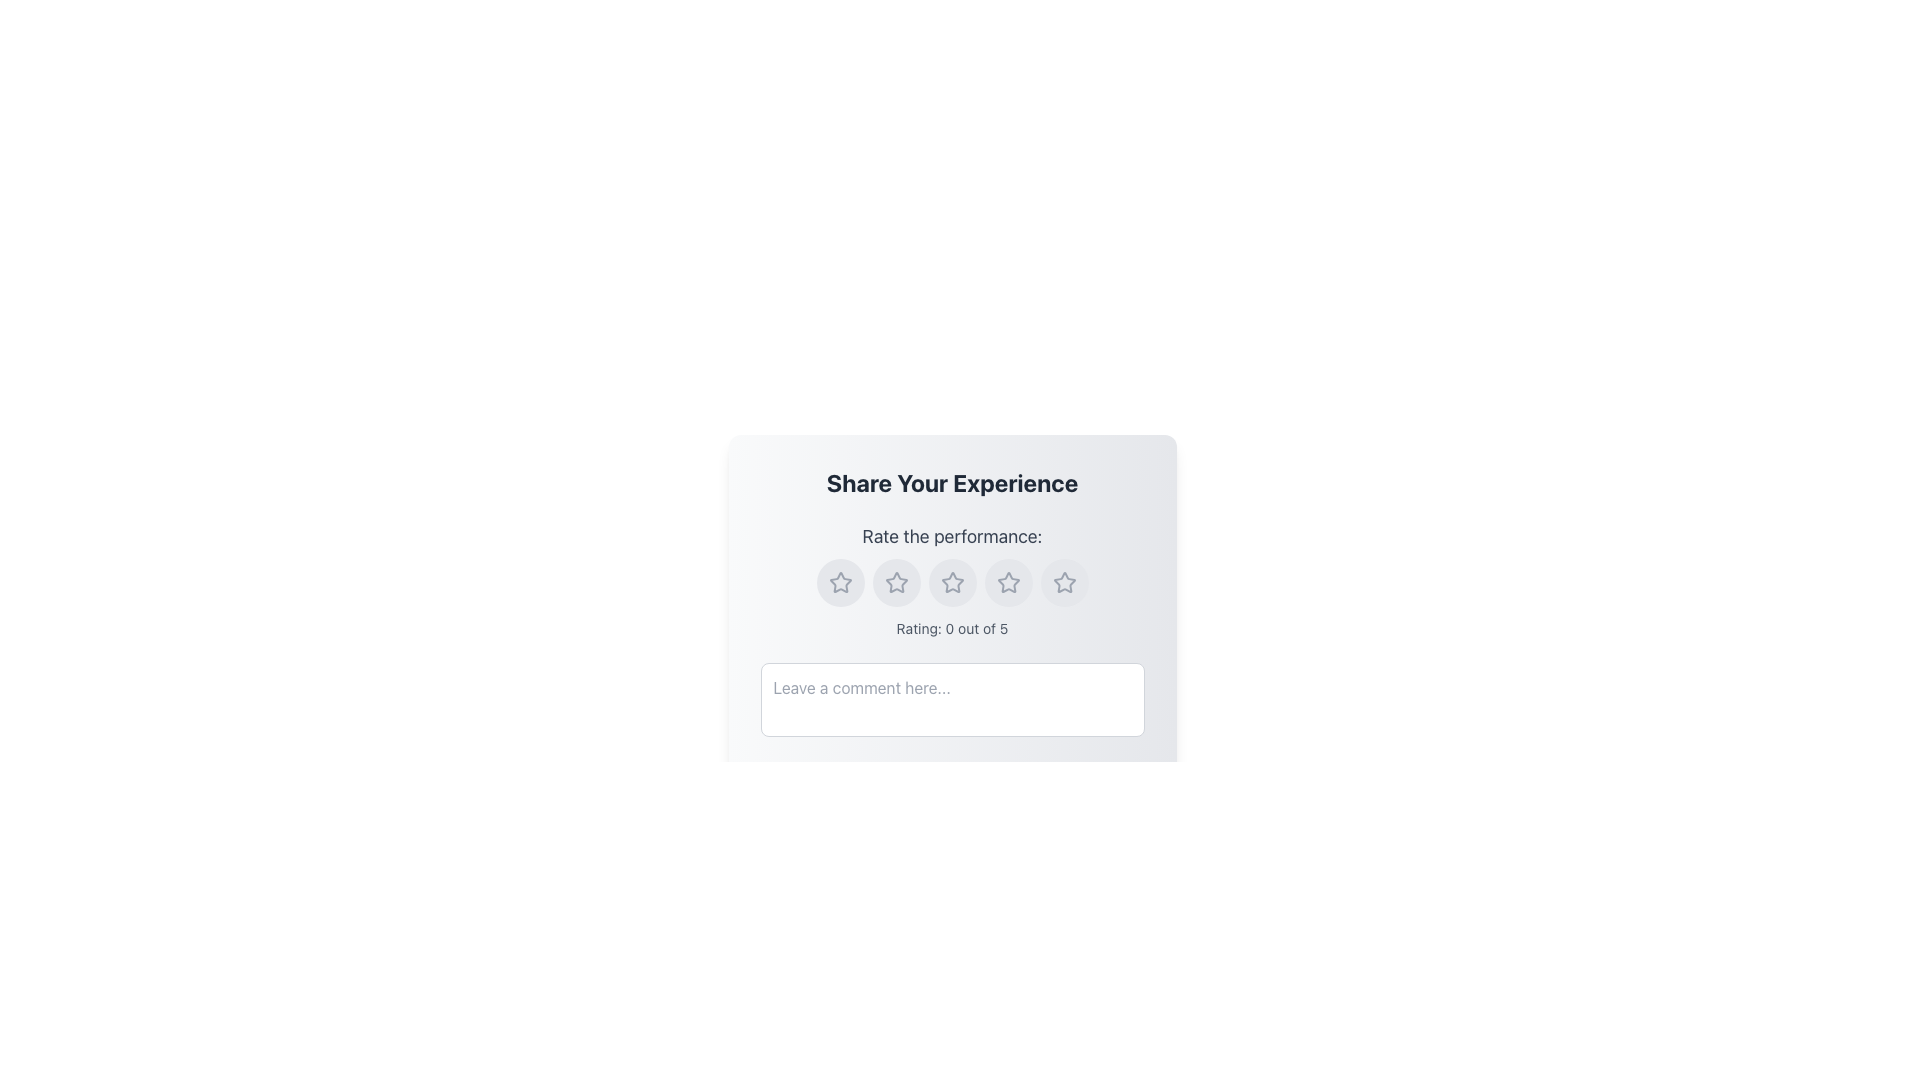 This screenshot has width=1920, height=1080. What do you see at coordinates (895, 582) in the screenshot?
I see `the third circular button with a gray background and a star icon` at bounding box center [895, 582].